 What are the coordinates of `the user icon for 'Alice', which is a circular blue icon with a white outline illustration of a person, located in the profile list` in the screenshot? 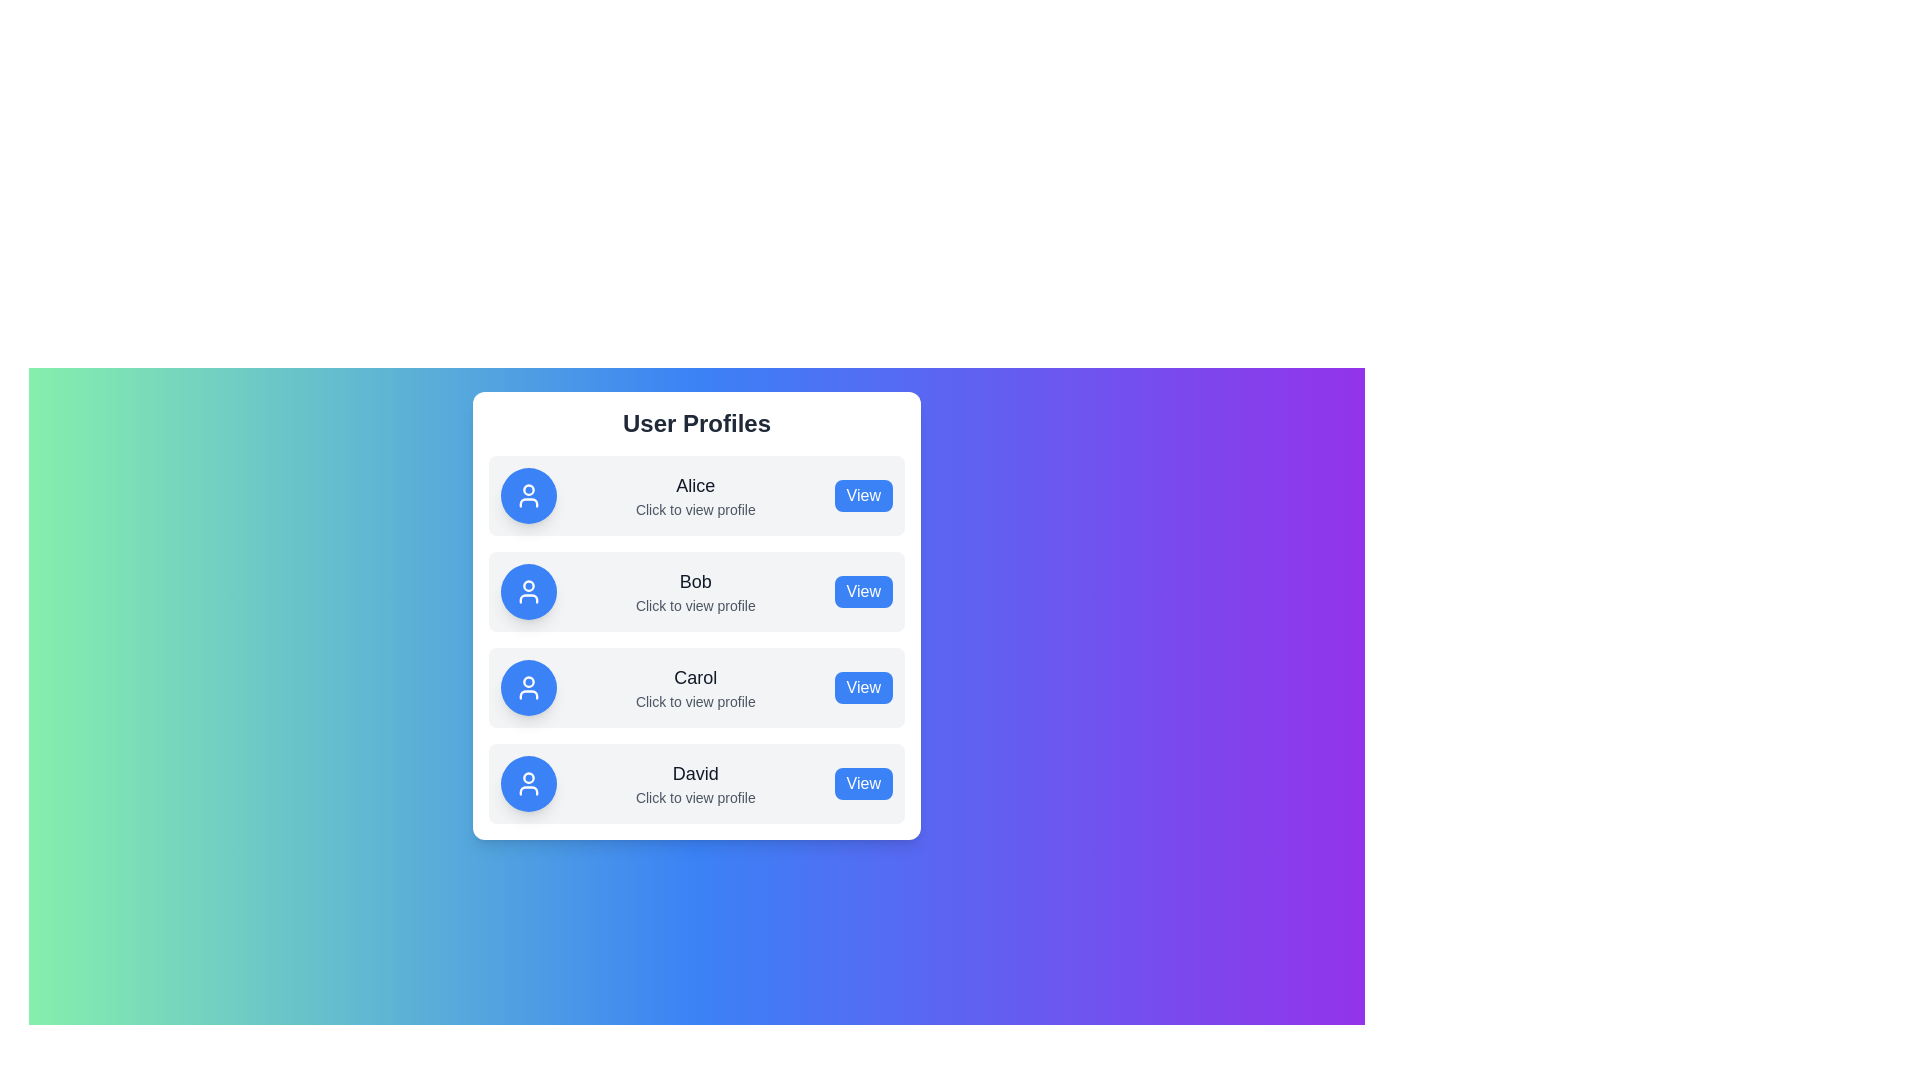 It's located at (528, 495).